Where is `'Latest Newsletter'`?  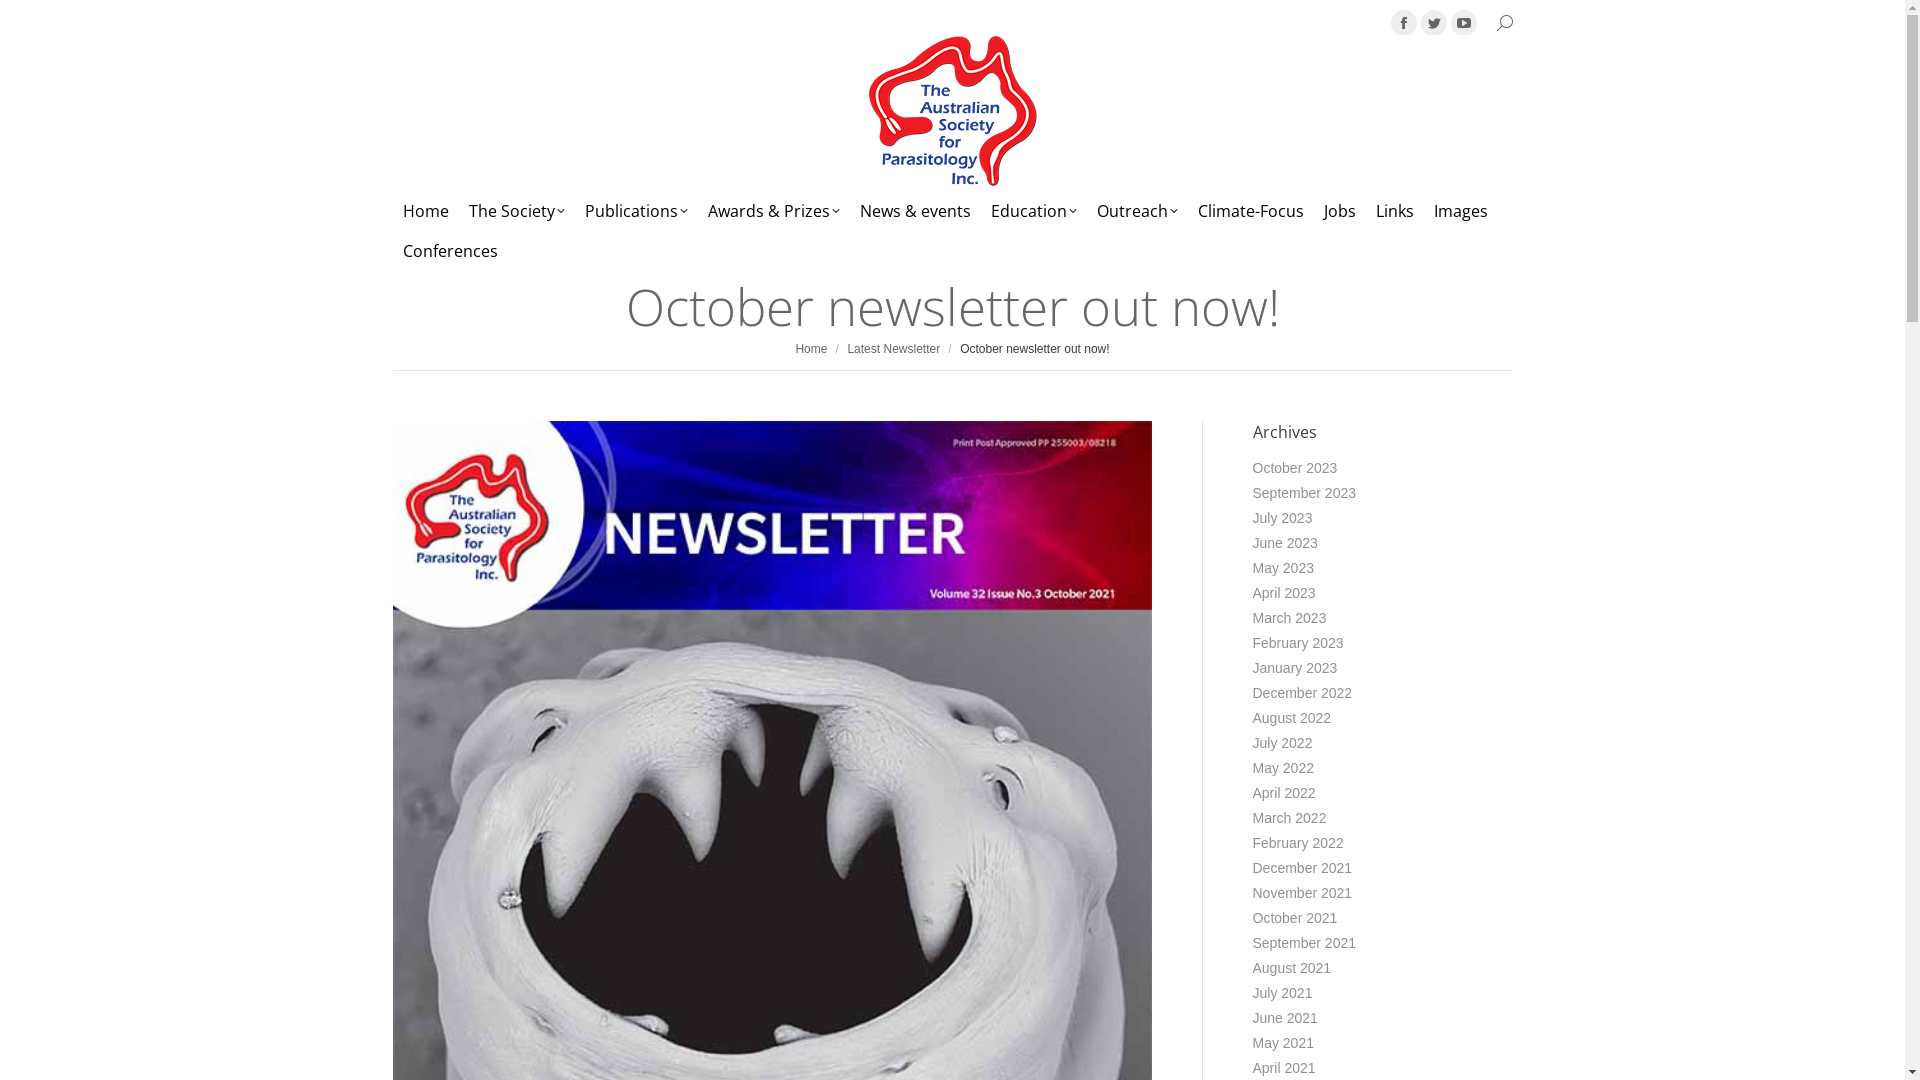
'Latest Newsletter' is located at coordinates (892, 347).